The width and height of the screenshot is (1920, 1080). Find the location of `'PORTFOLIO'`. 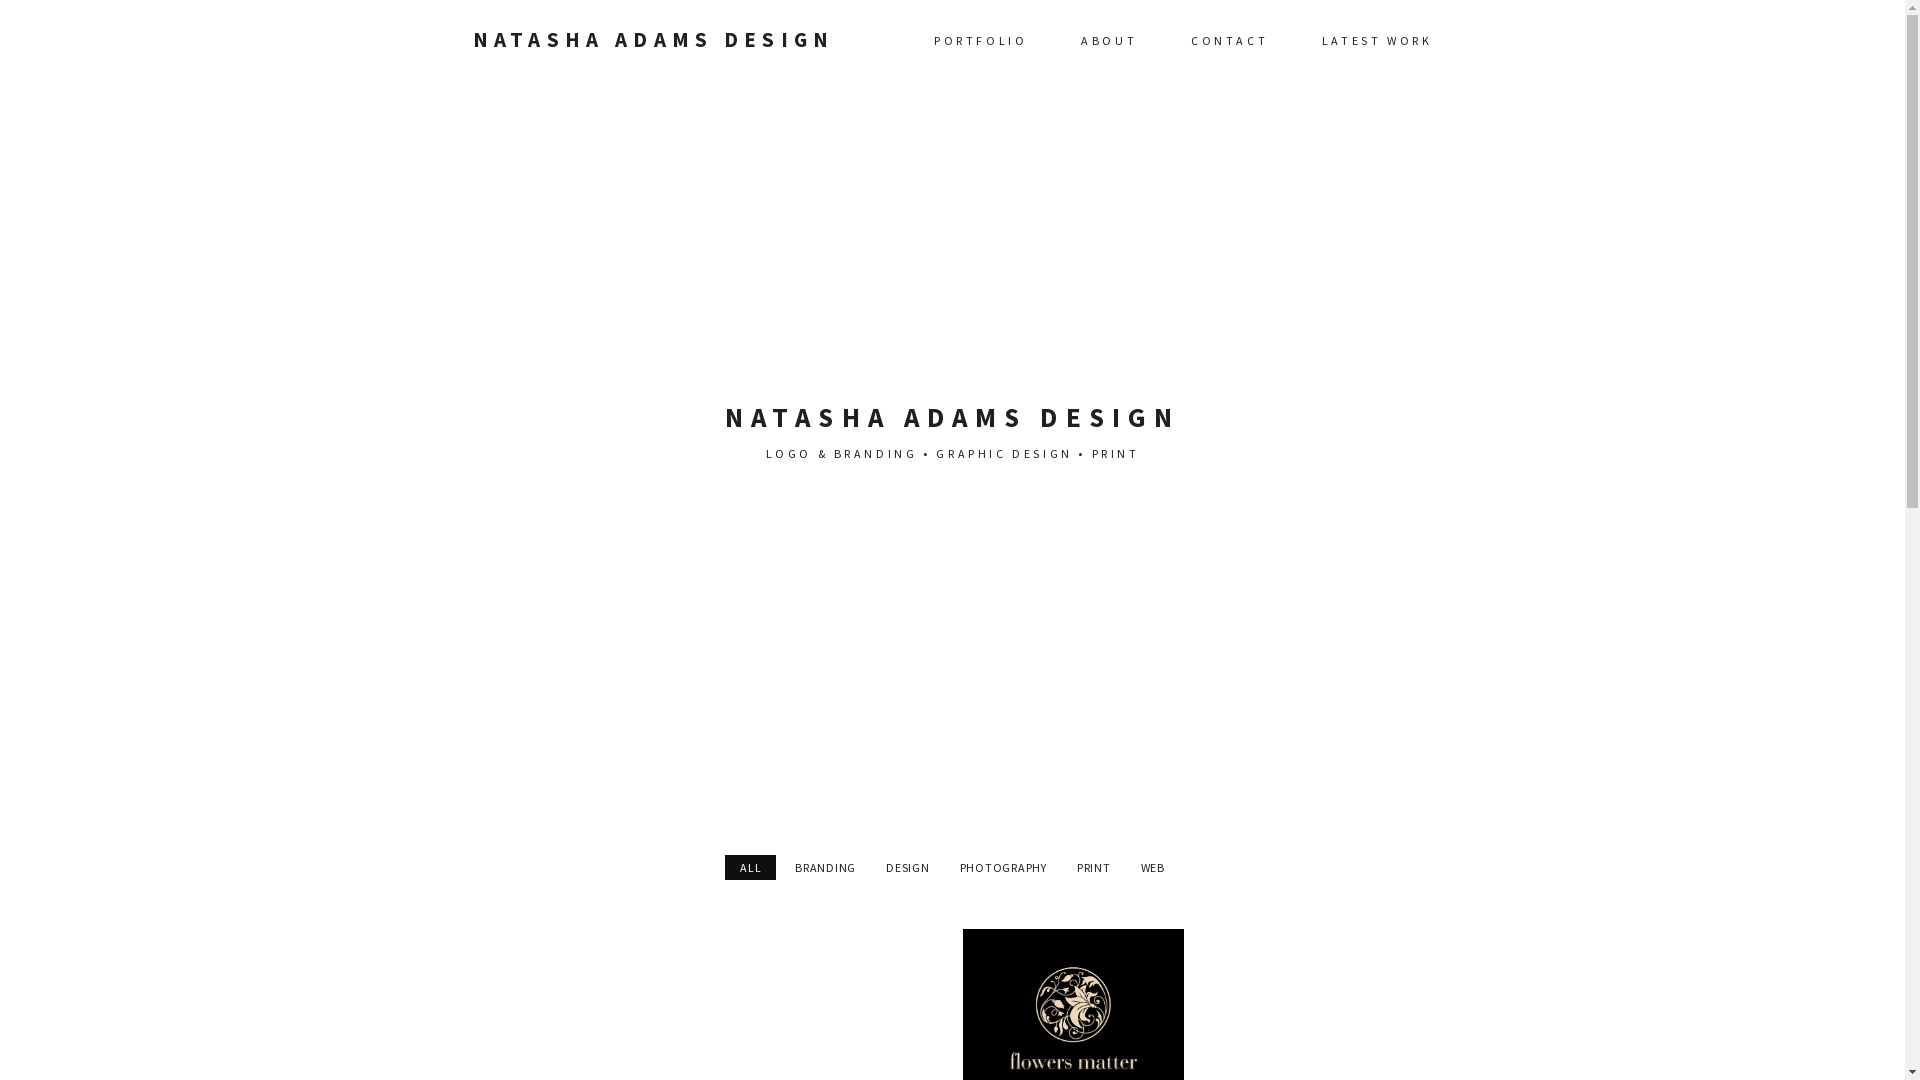

'PORTFOLIO' is located at coordinates (980, 39).